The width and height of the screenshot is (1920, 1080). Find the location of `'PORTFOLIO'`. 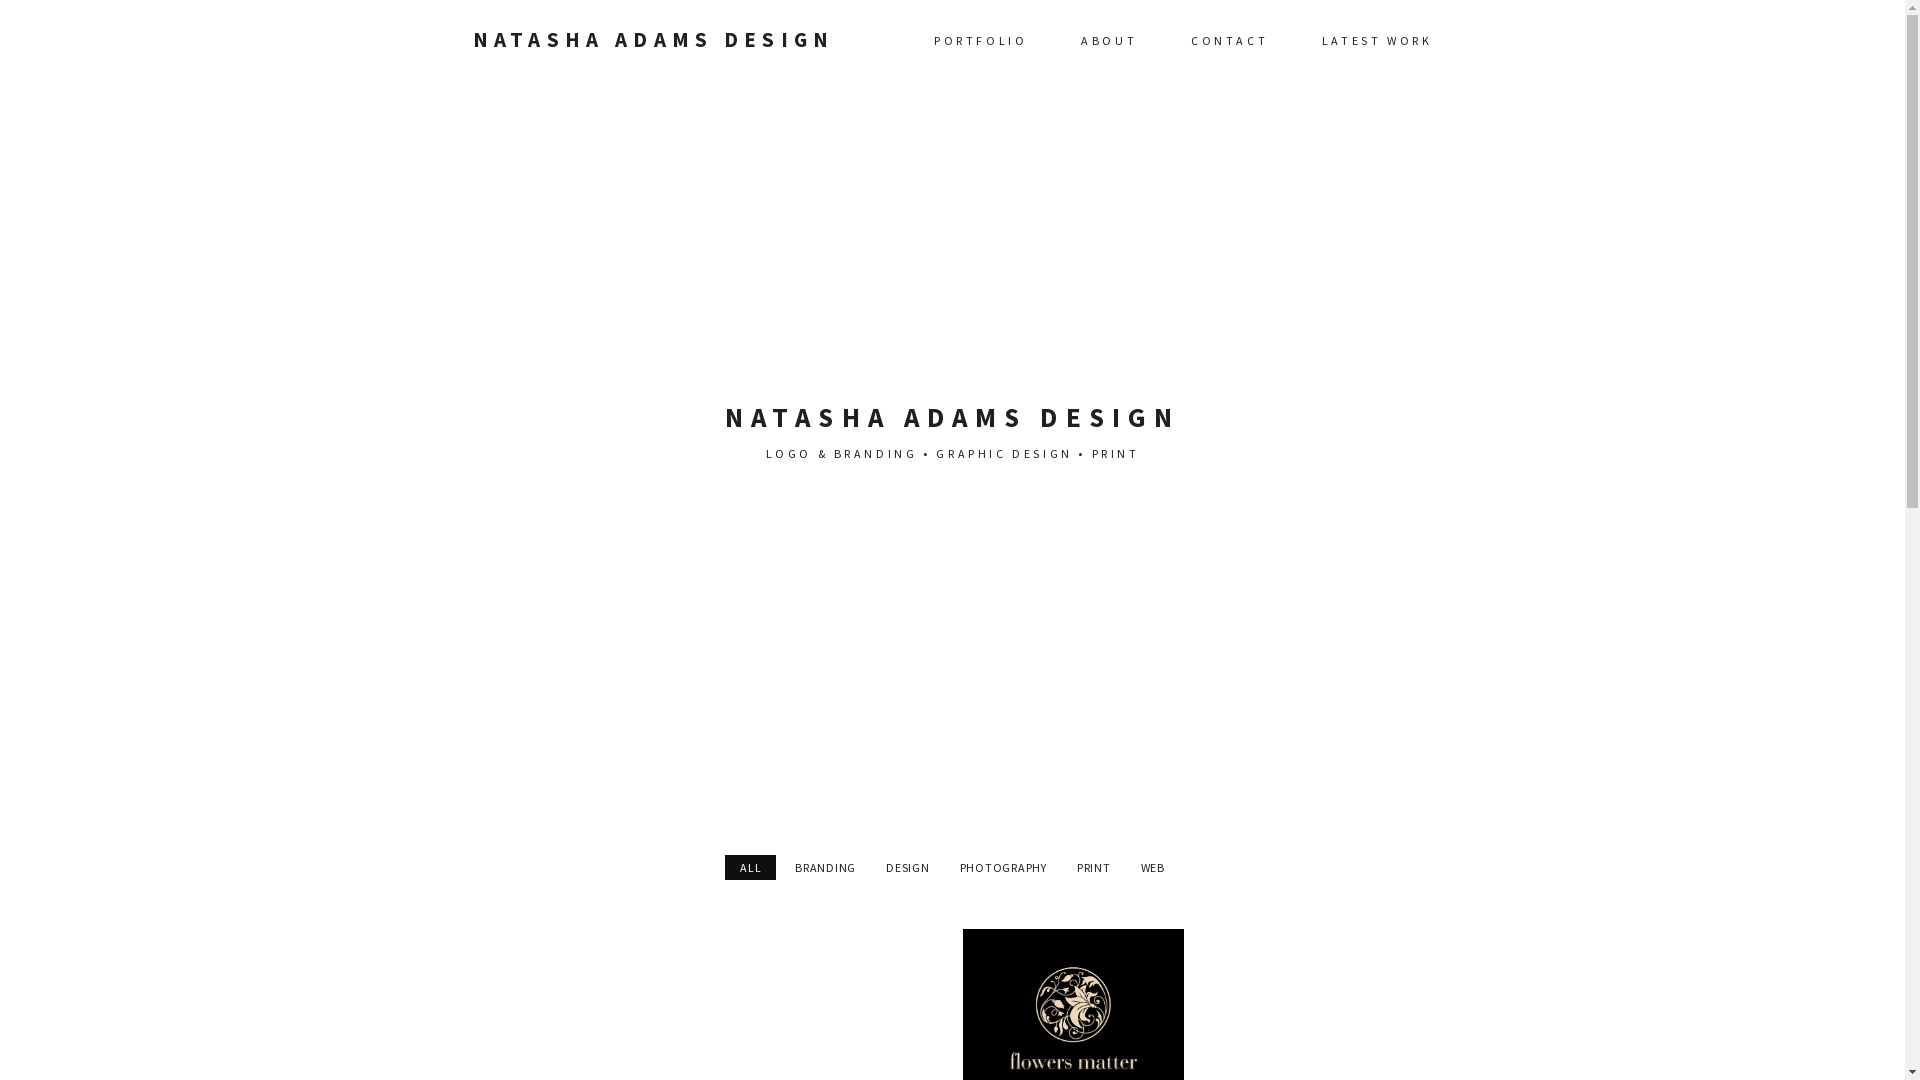

'PORTFOLIO' is located at coordinates (980, 39).